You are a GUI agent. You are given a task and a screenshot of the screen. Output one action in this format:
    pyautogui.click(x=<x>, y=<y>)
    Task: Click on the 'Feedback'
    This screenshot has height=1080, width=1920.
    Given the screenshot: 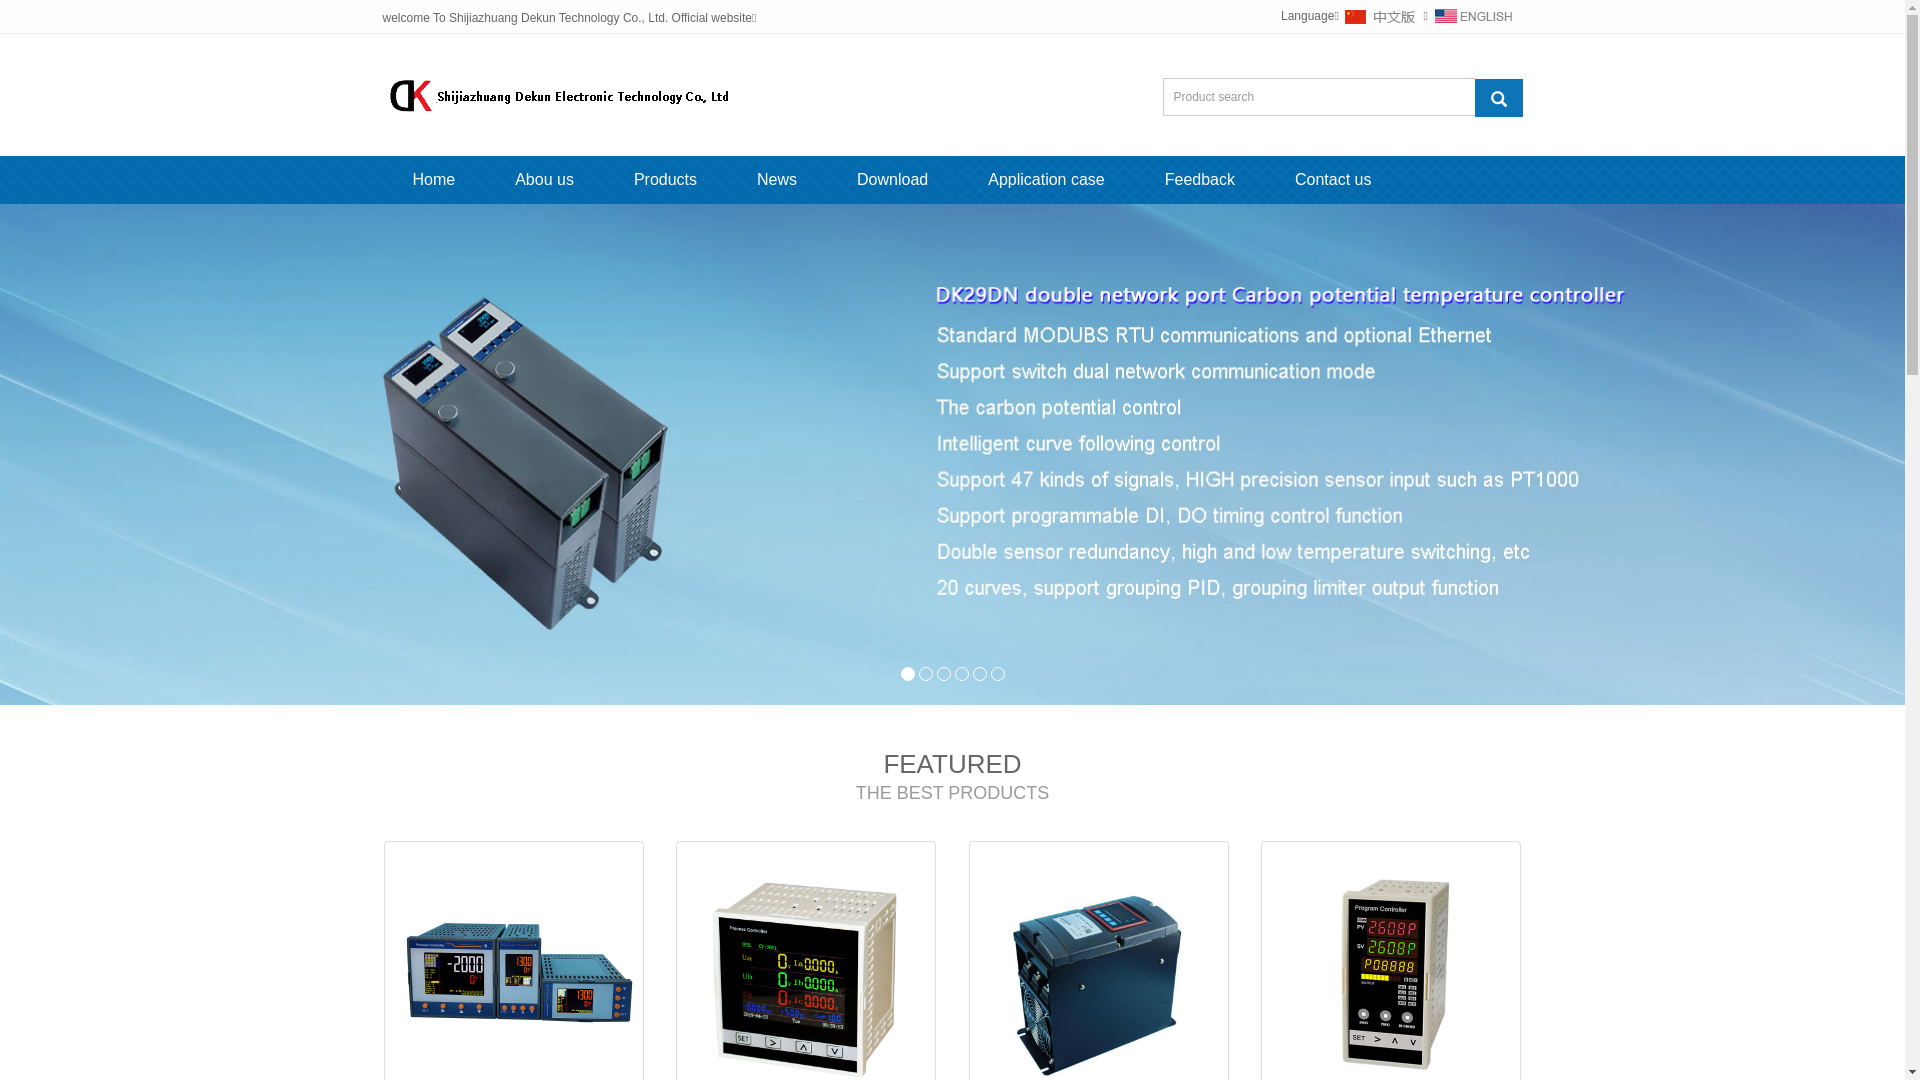 What is the action you would take?
    pyautogui.click(x=1200, y=180)
    